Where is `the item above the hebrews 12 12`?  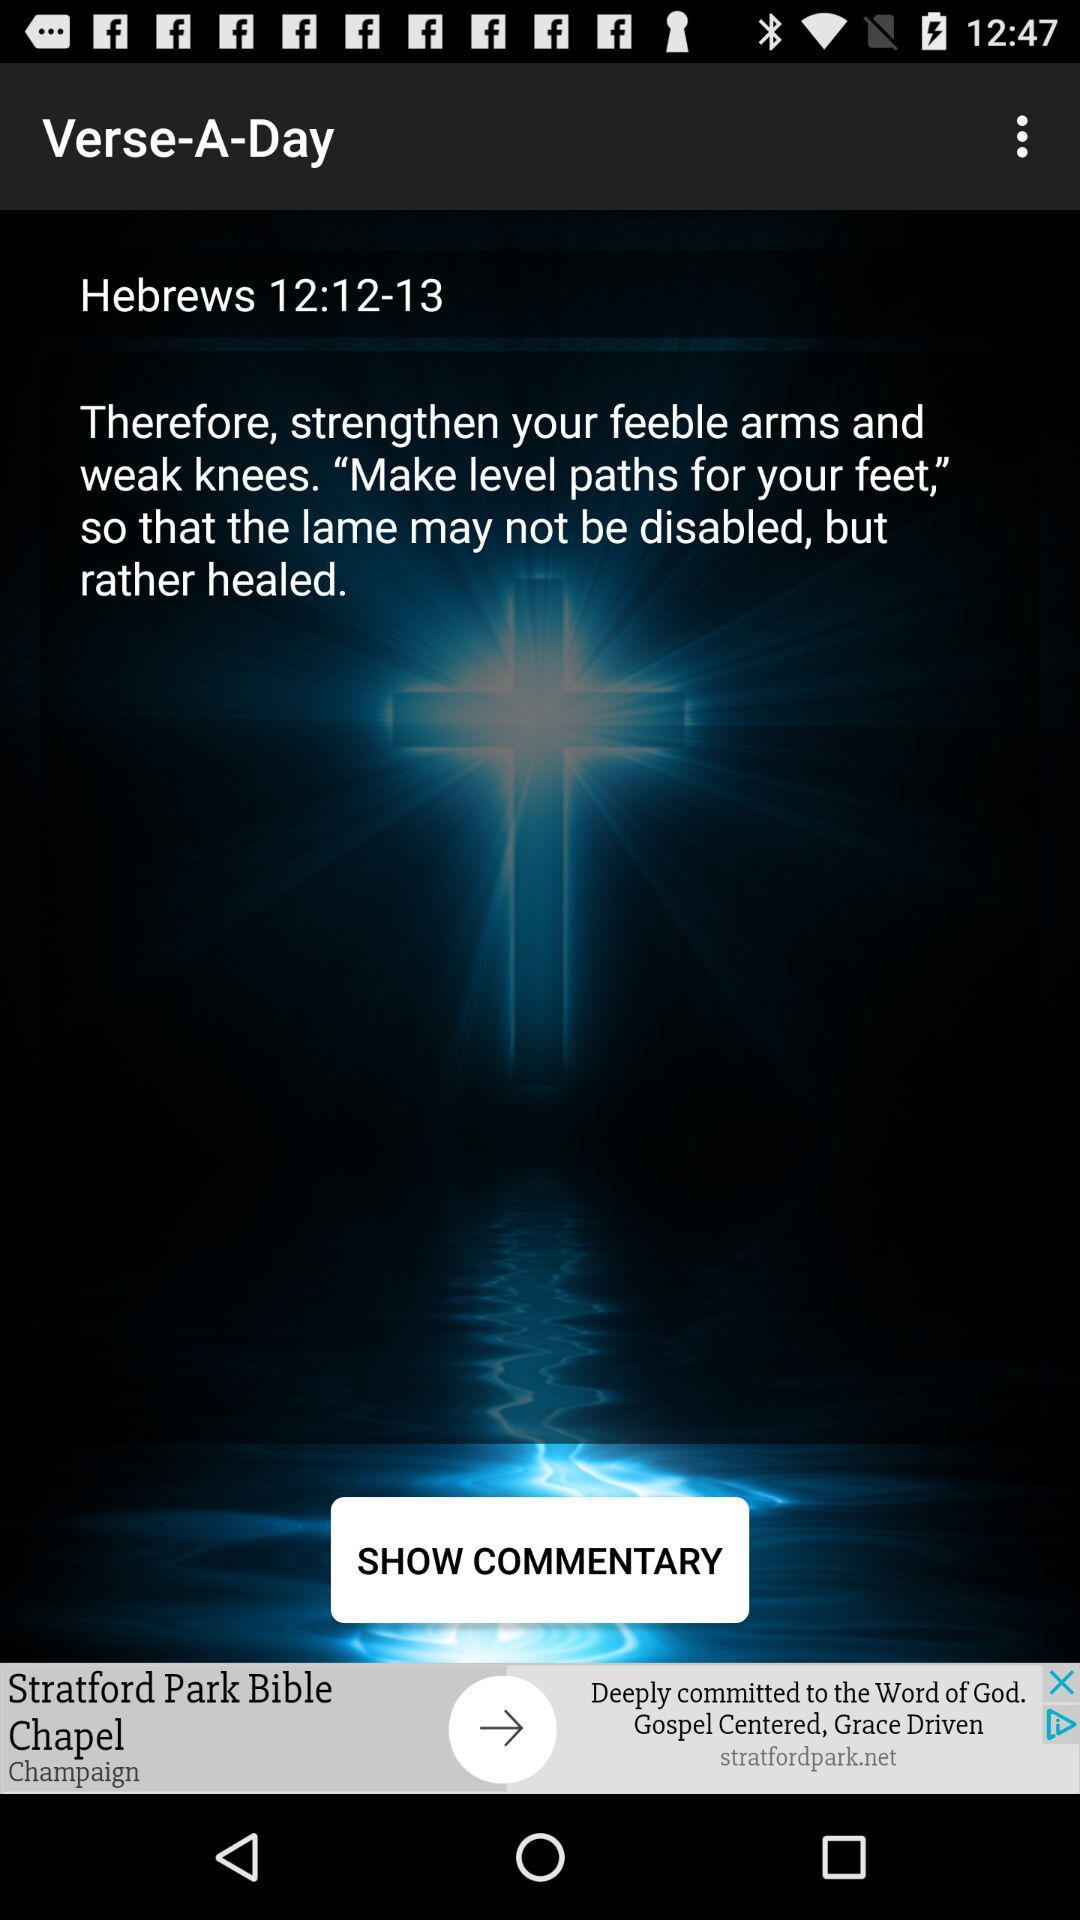
the item above the hebrews 12 12 is located at coordinates (1027, 135).